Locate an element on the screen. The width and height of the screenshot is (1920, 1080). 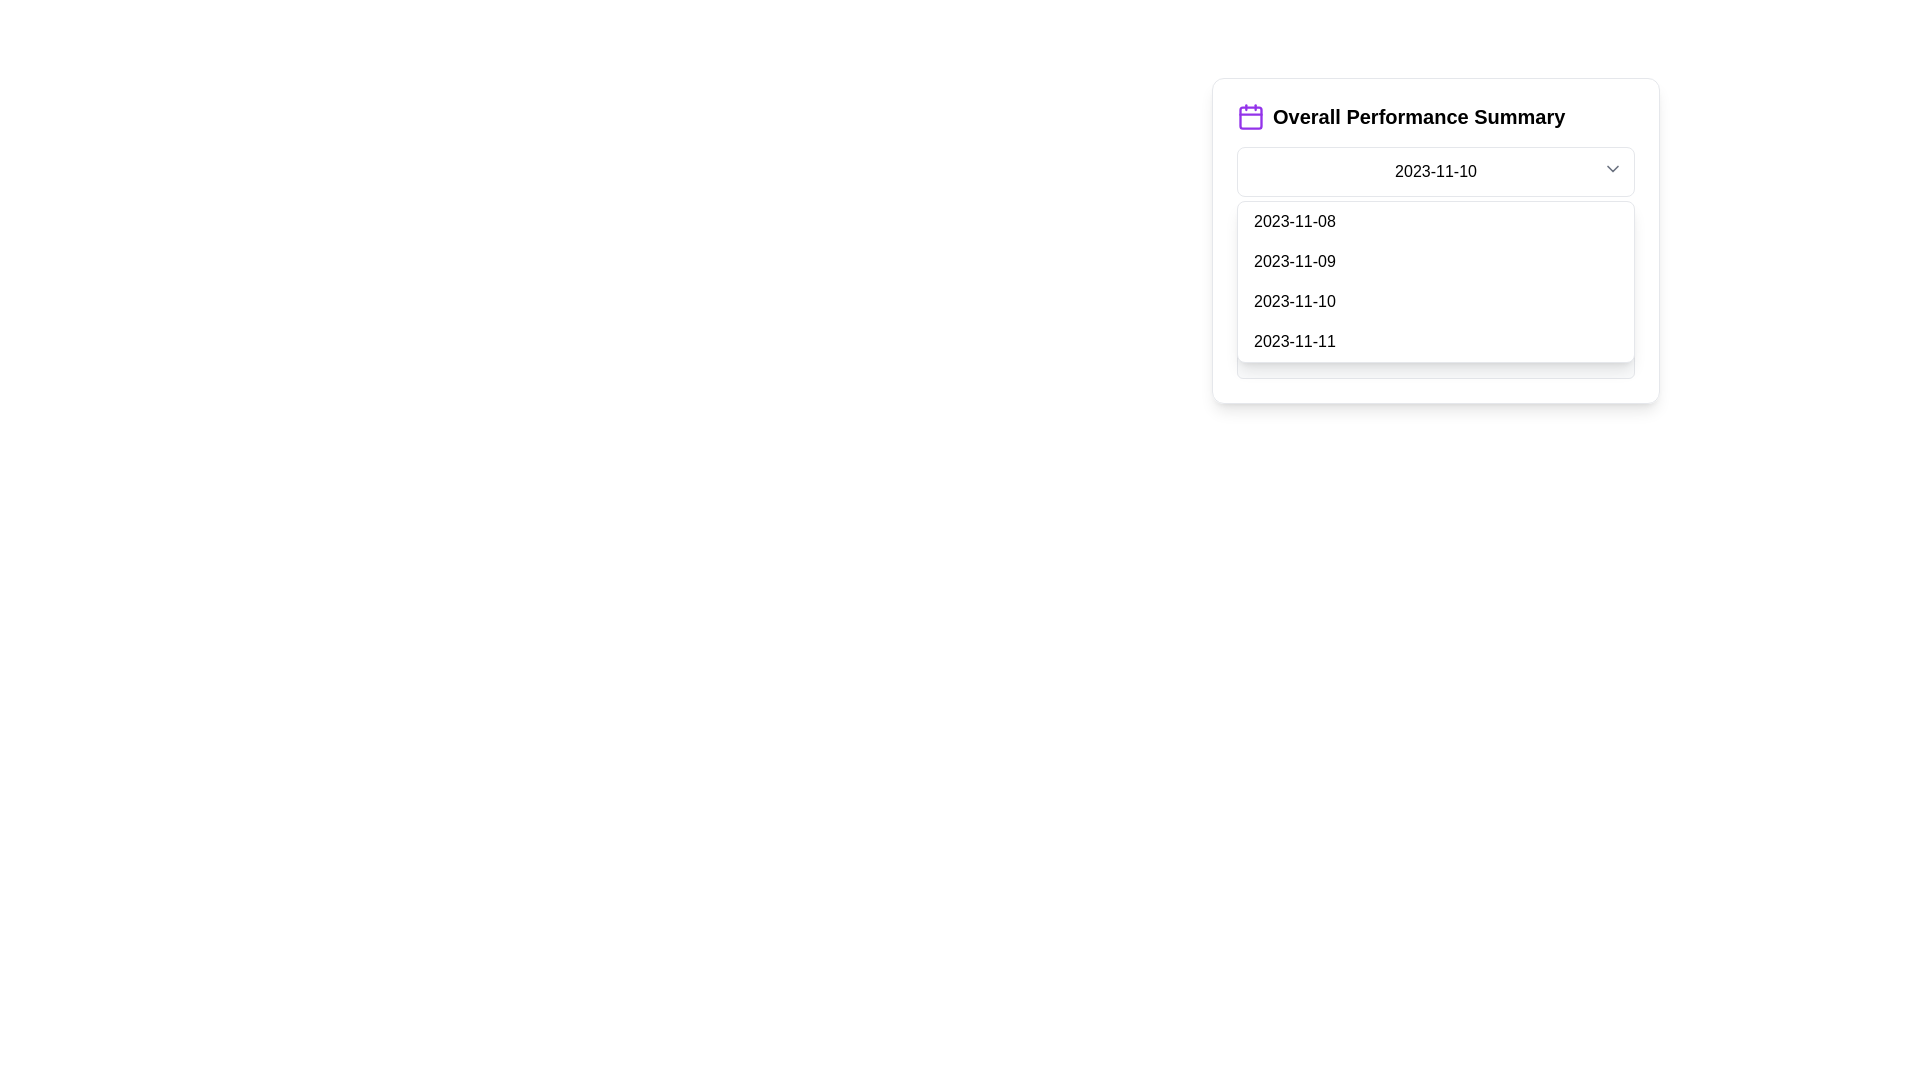
the dropdown menu located below the title 'Overall Performance Summary' is located at coordinates (1434, 171).